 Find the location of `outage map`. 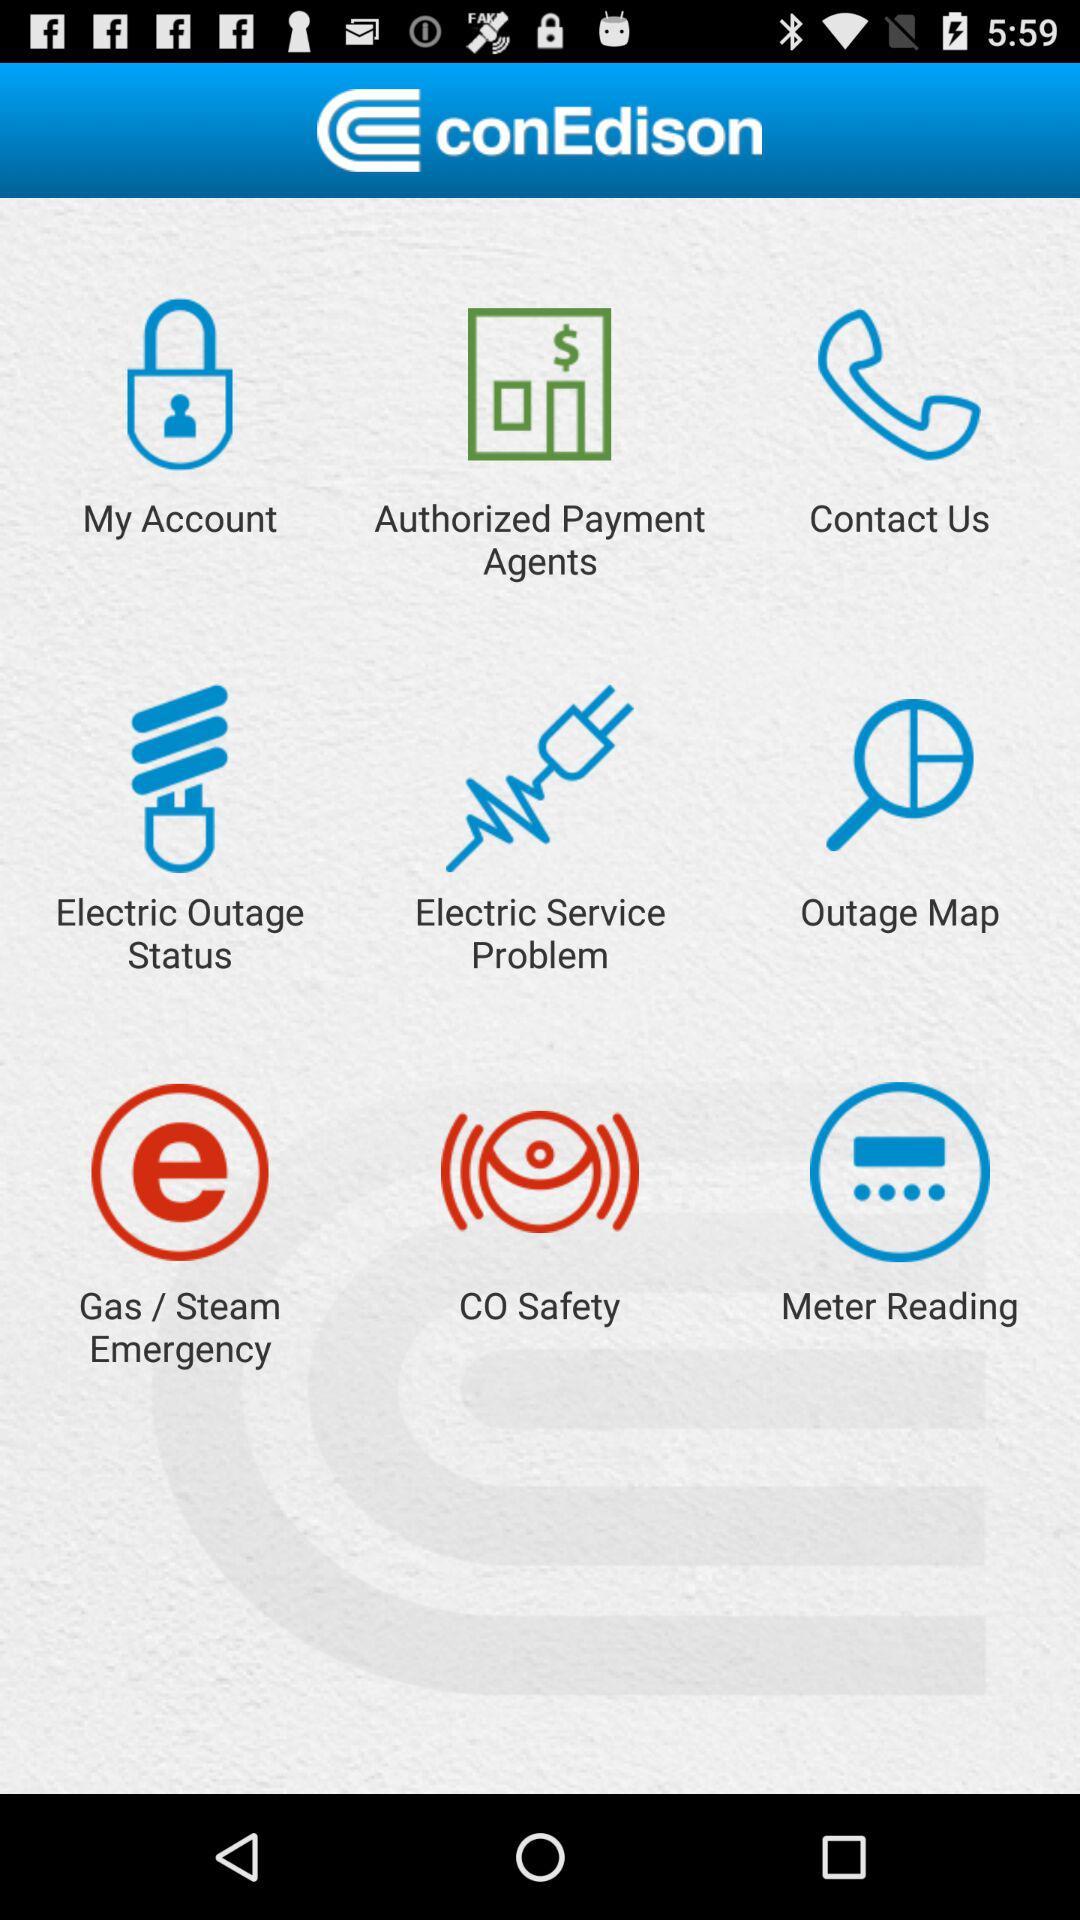

outage map is located at coordinates (898, 774).